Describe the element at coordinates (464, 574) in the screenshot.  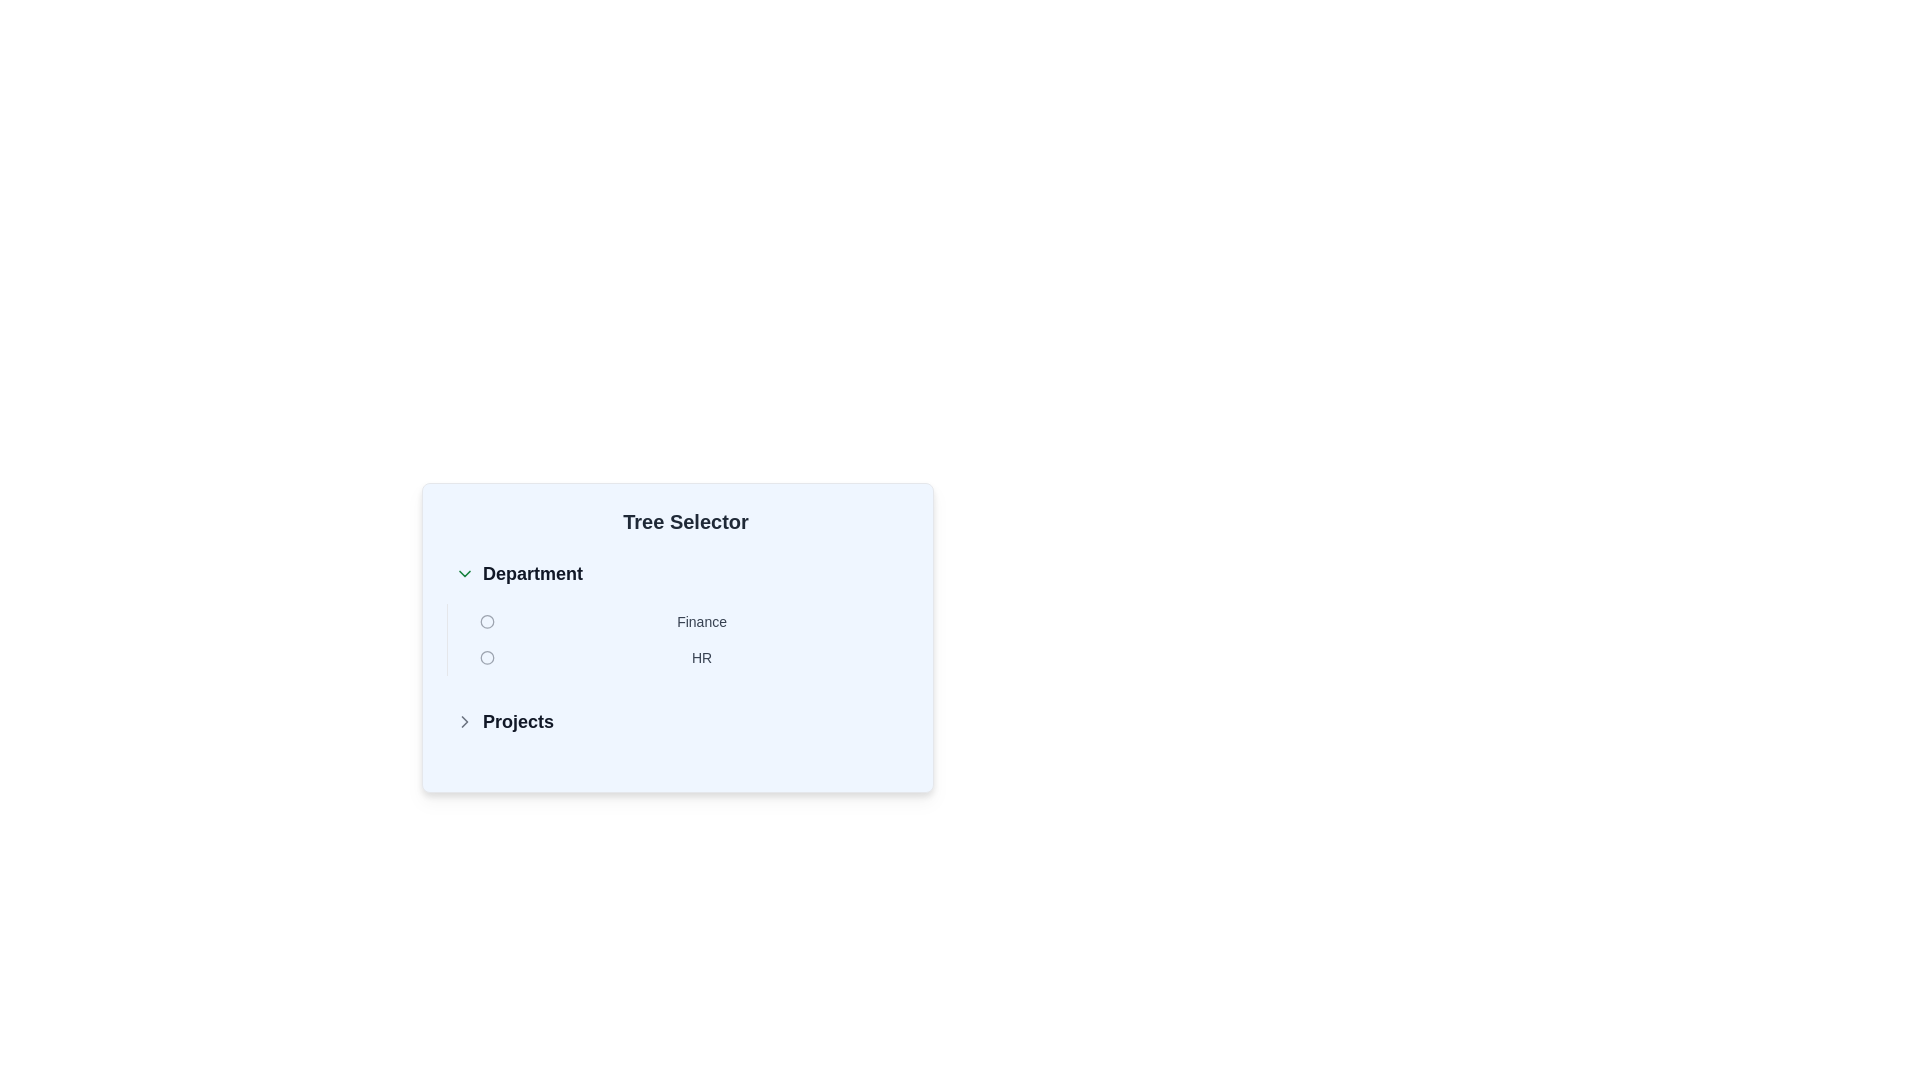
I see `the Chevron icon located to the left of the 'Department' label, which is used for dropdown or collapsible actions` at that location.